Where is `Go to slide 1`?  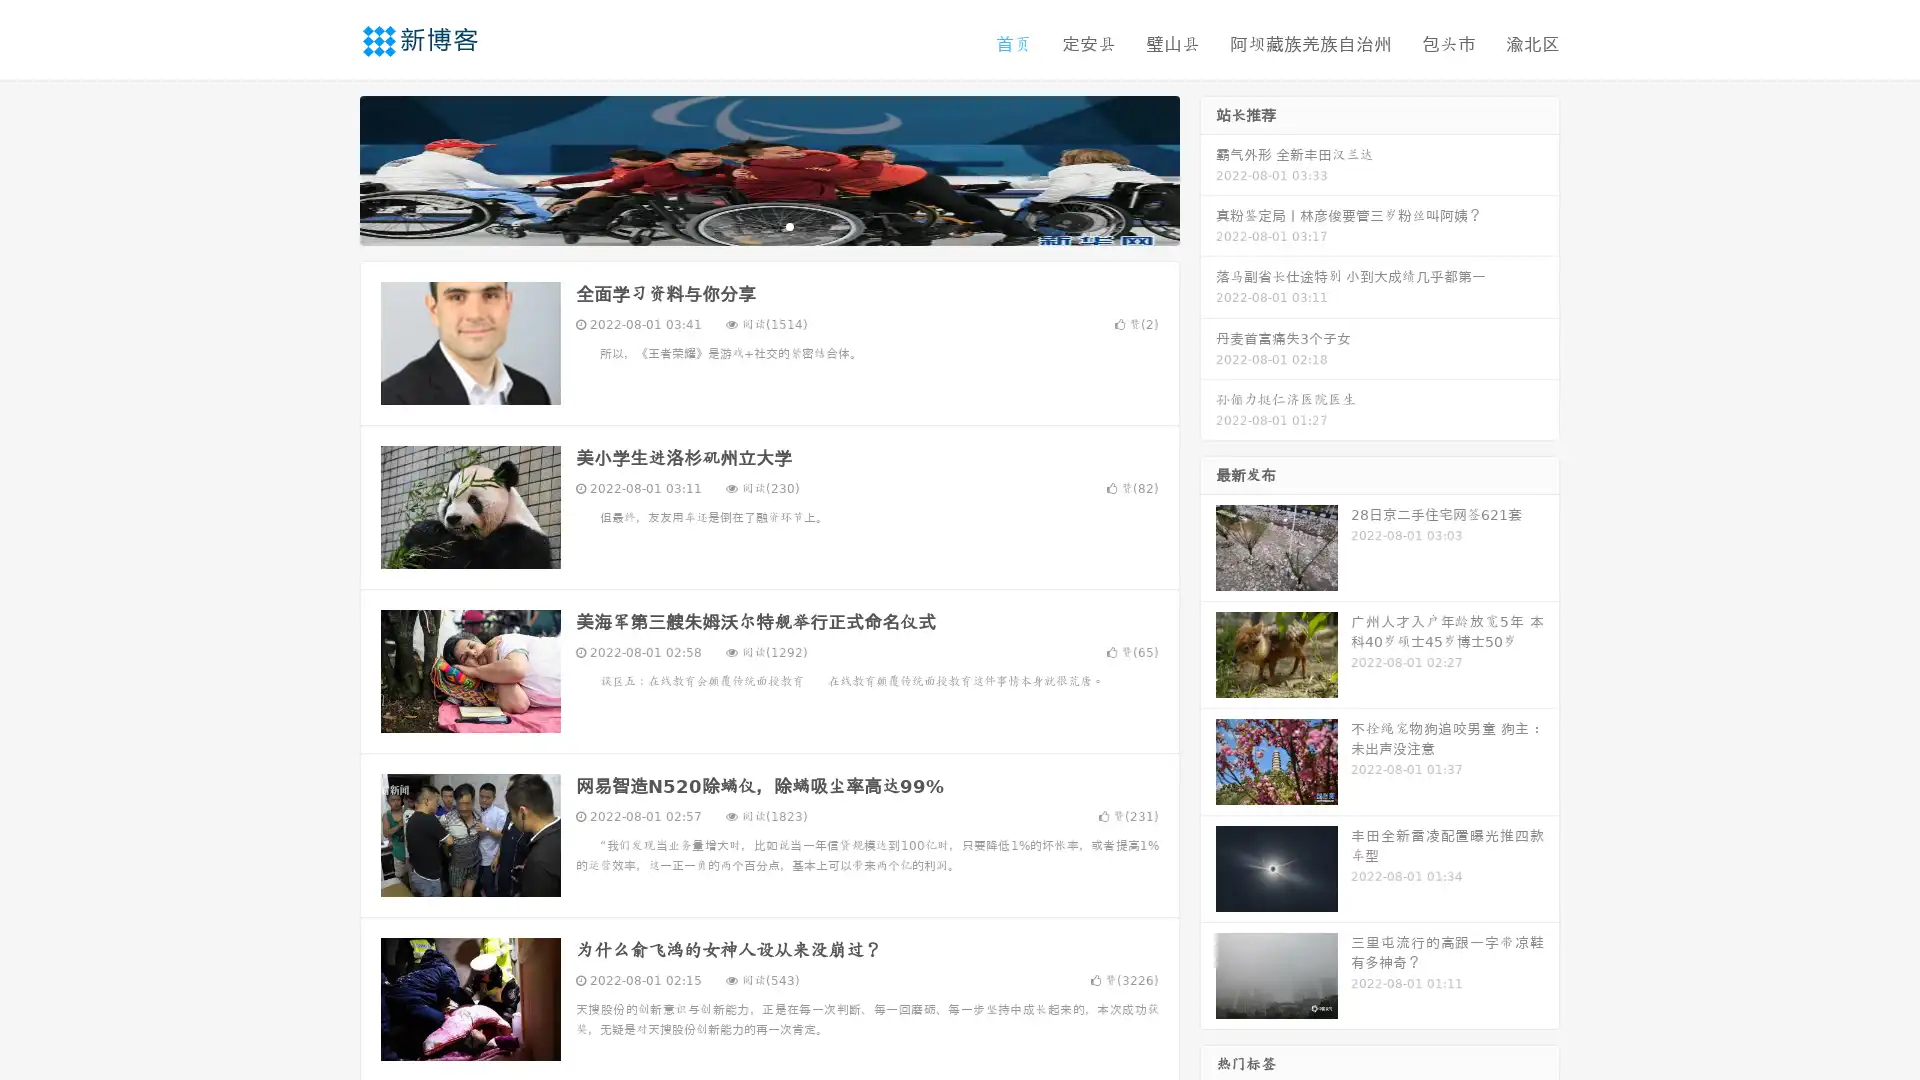
Go to slide 1 is located at coordinates (748, 225).